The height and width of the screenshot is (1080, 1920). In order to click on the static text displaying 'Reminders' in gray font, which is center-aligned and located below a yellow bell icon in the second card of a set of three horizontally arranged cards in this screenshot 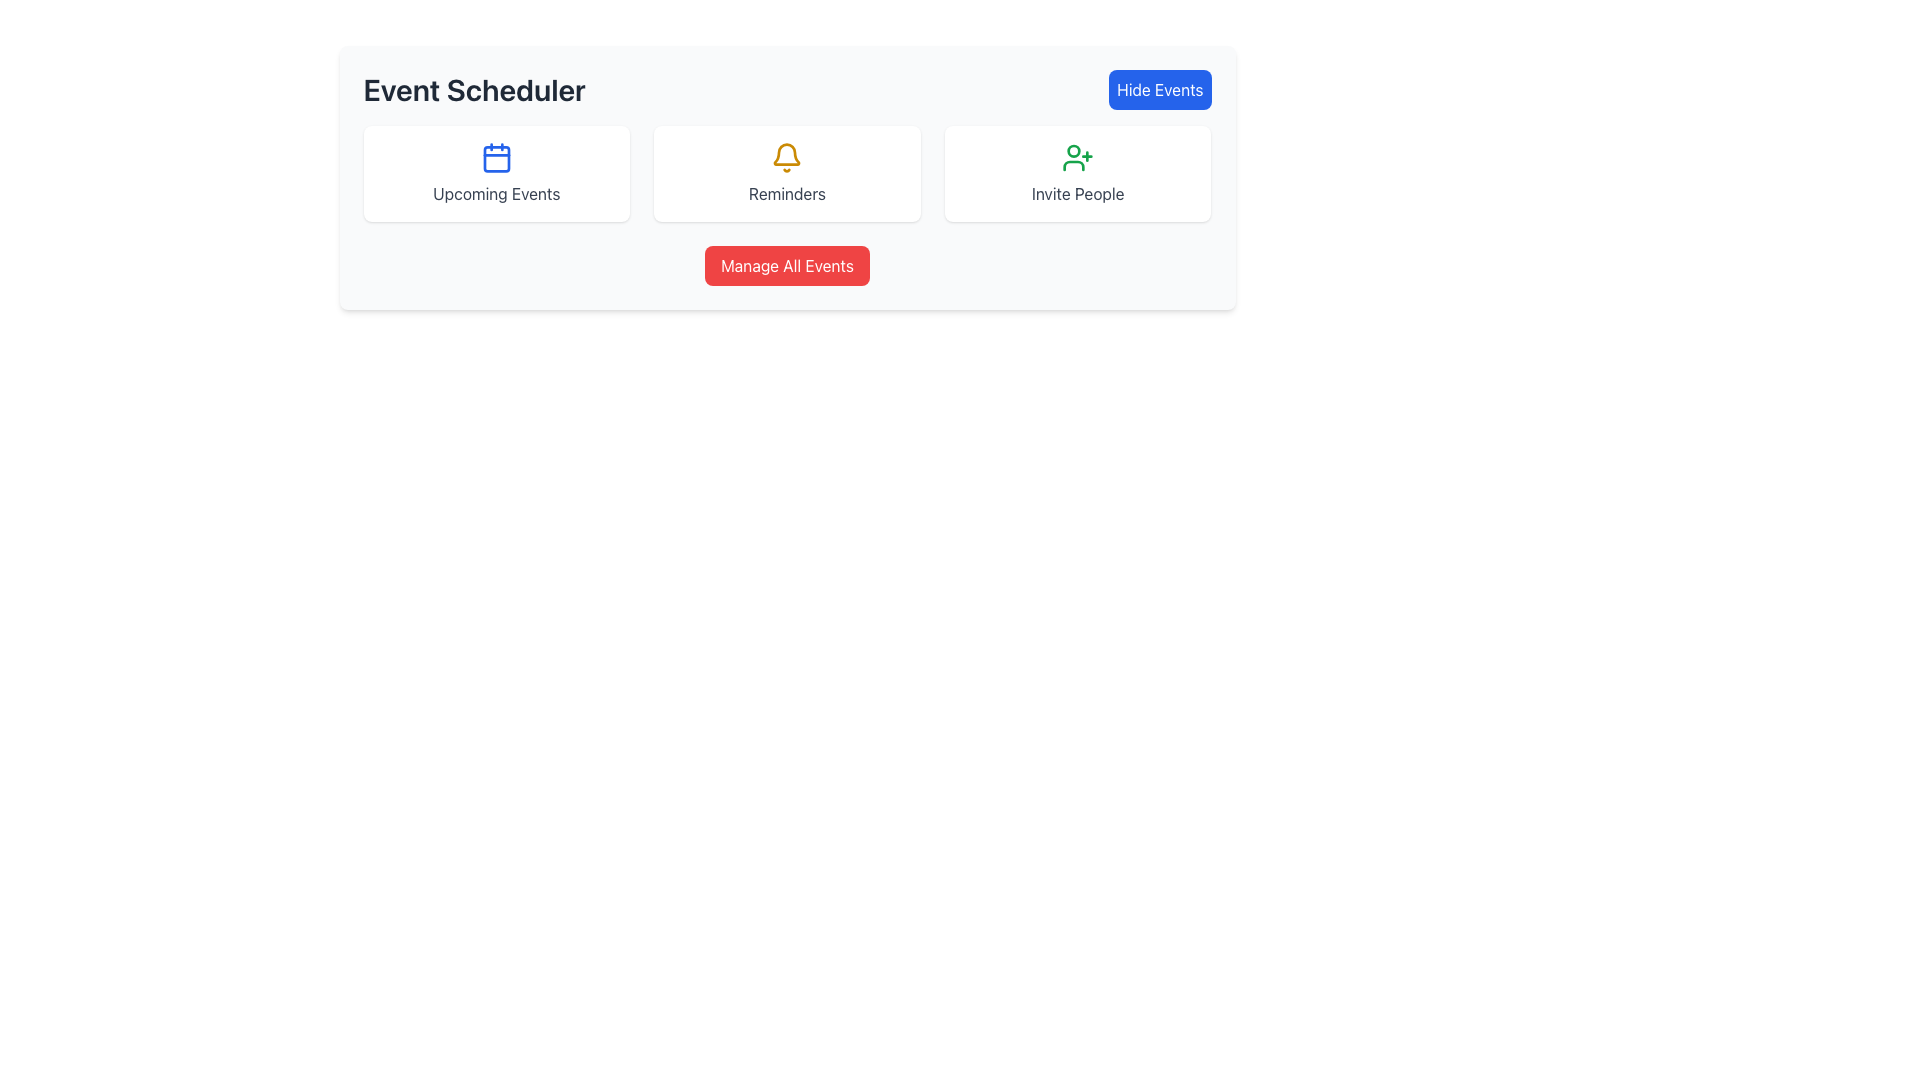, I will do `click(786, 193)`.